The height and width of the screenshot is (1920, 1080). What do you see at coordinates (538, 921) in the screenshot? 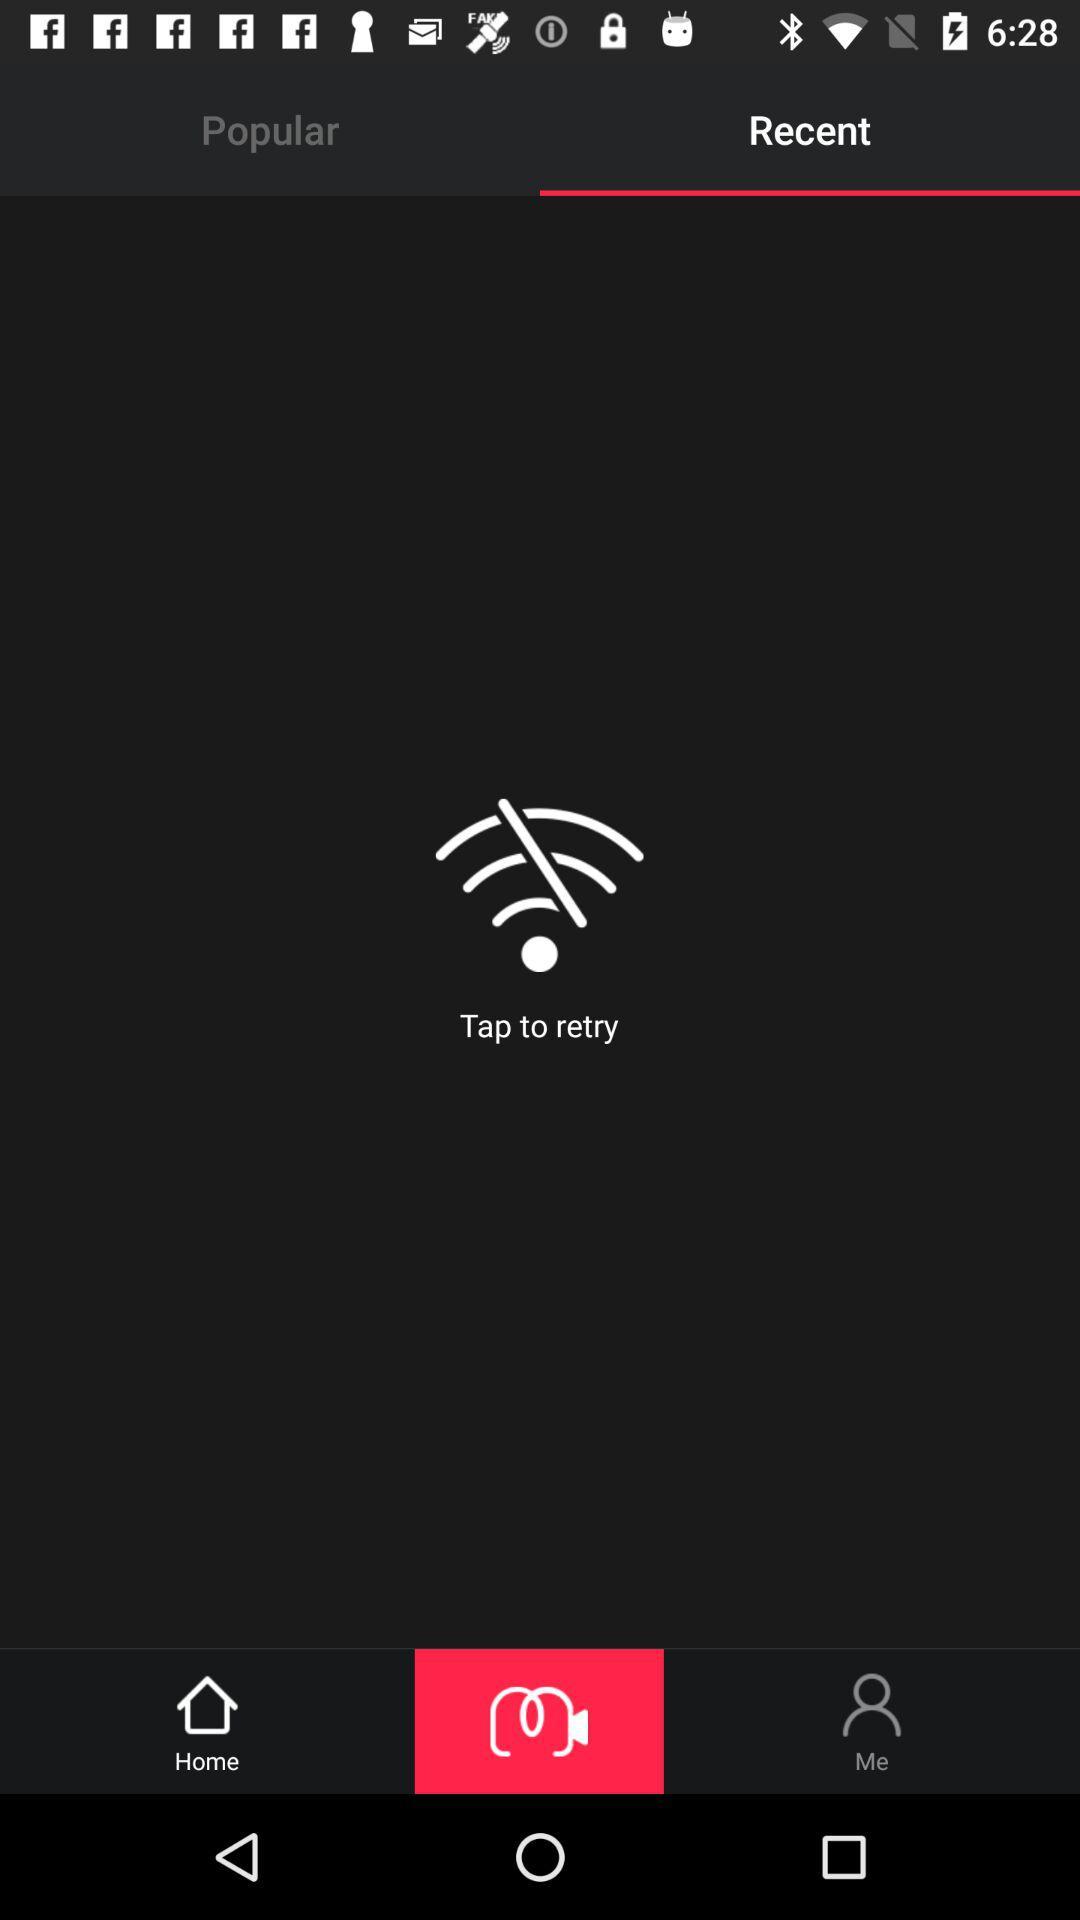
I see `the tap to retry icon` at bounding box center [538, 921].